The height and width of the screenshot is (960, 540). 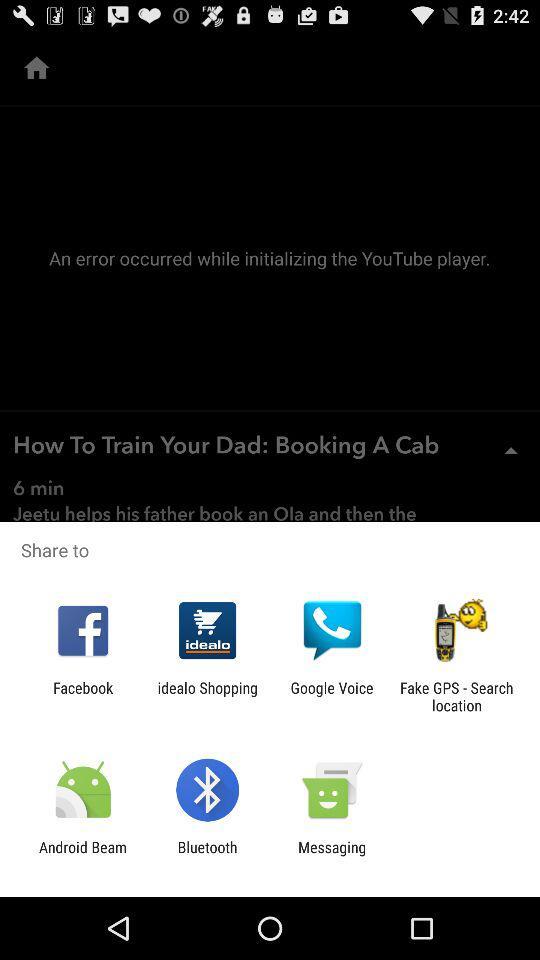 What do you see at coordinates (332, 696) in the screenshot?
I see `icon to the left of fake gps search icon` at bounding box center [332, 696].